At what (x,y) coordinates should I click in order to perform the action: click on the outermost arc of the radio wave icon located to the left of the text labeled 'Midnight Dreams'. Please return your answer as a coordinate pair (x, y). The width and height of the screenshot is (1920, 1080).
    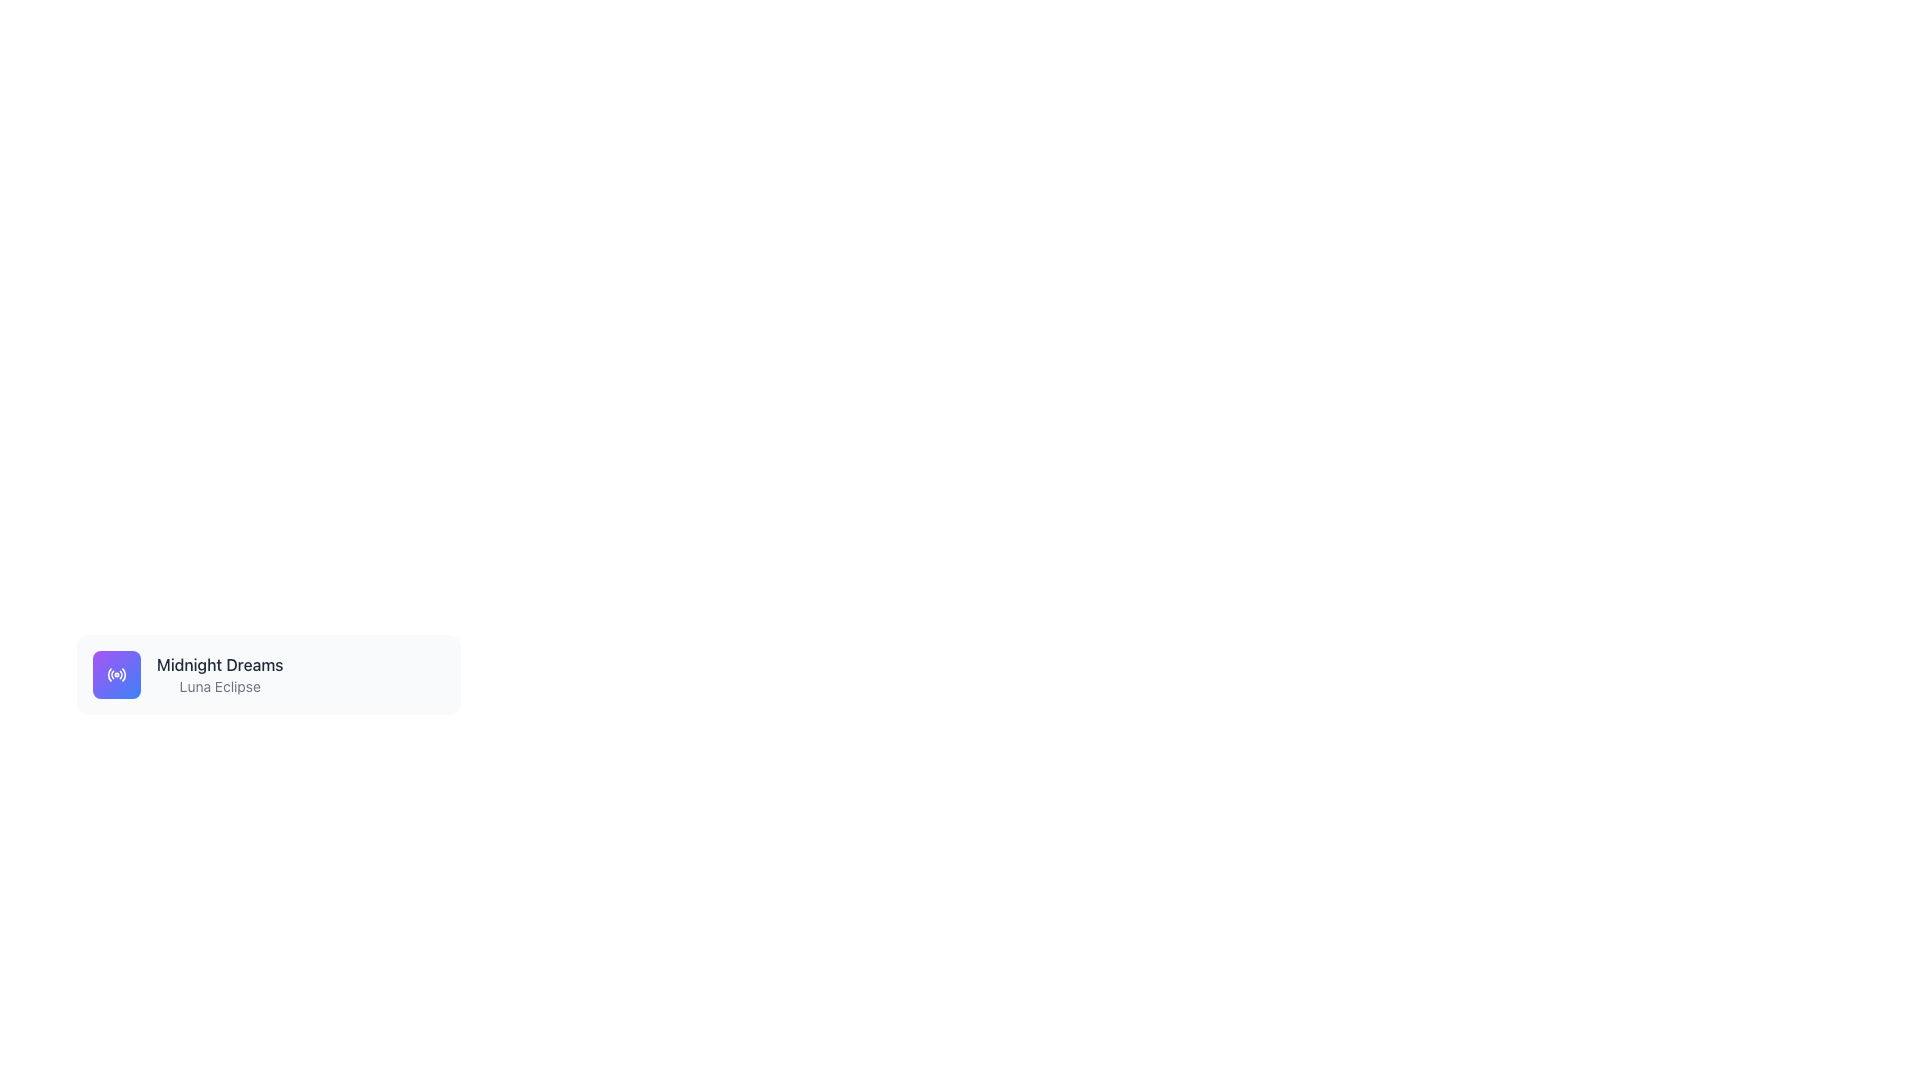
    Looking at the image, I should click on (123, 675).